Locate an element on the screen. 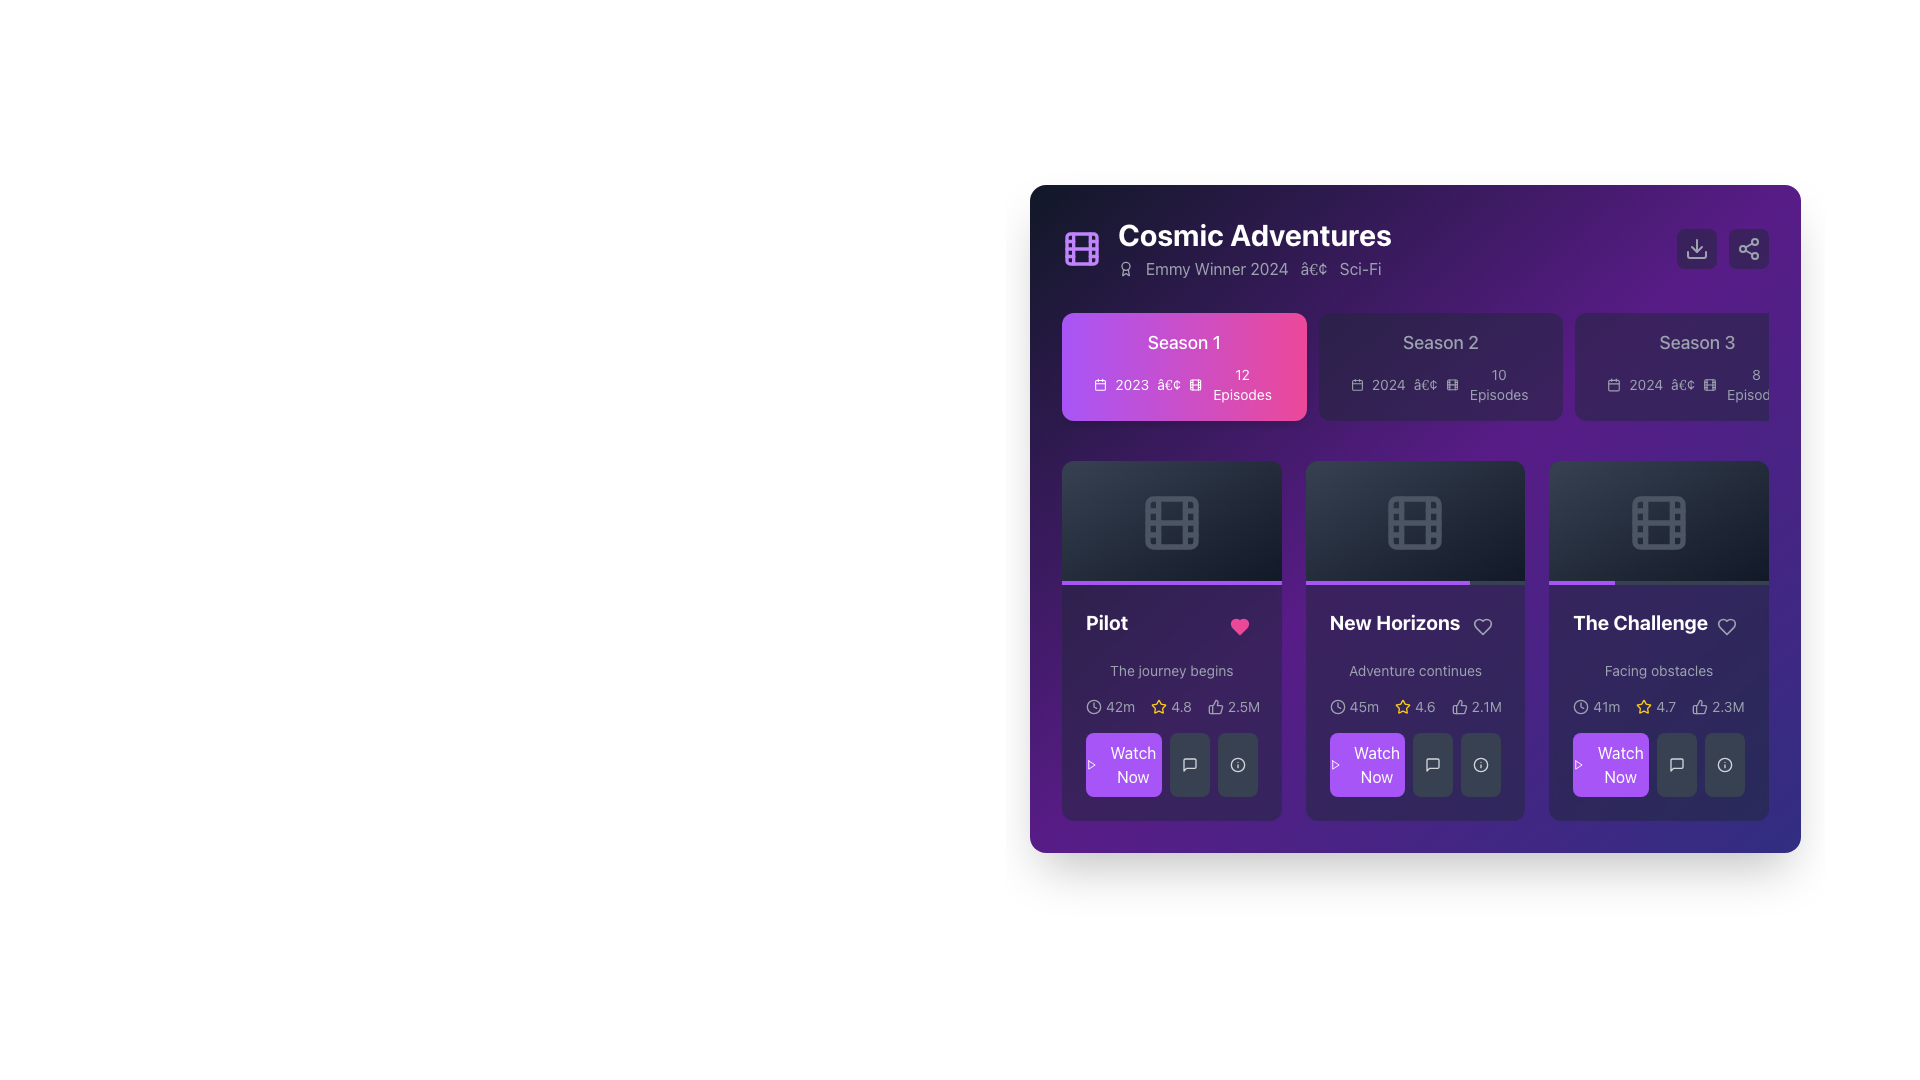 The width and height of the screenshot is (1920, 1080). the like button located in the upper-right segment of the 'Pilot' card, which is positioned to the right of the text-title 'Pilot', to indicate a preference or add it to favorites is located at coordinates (1238, 625).